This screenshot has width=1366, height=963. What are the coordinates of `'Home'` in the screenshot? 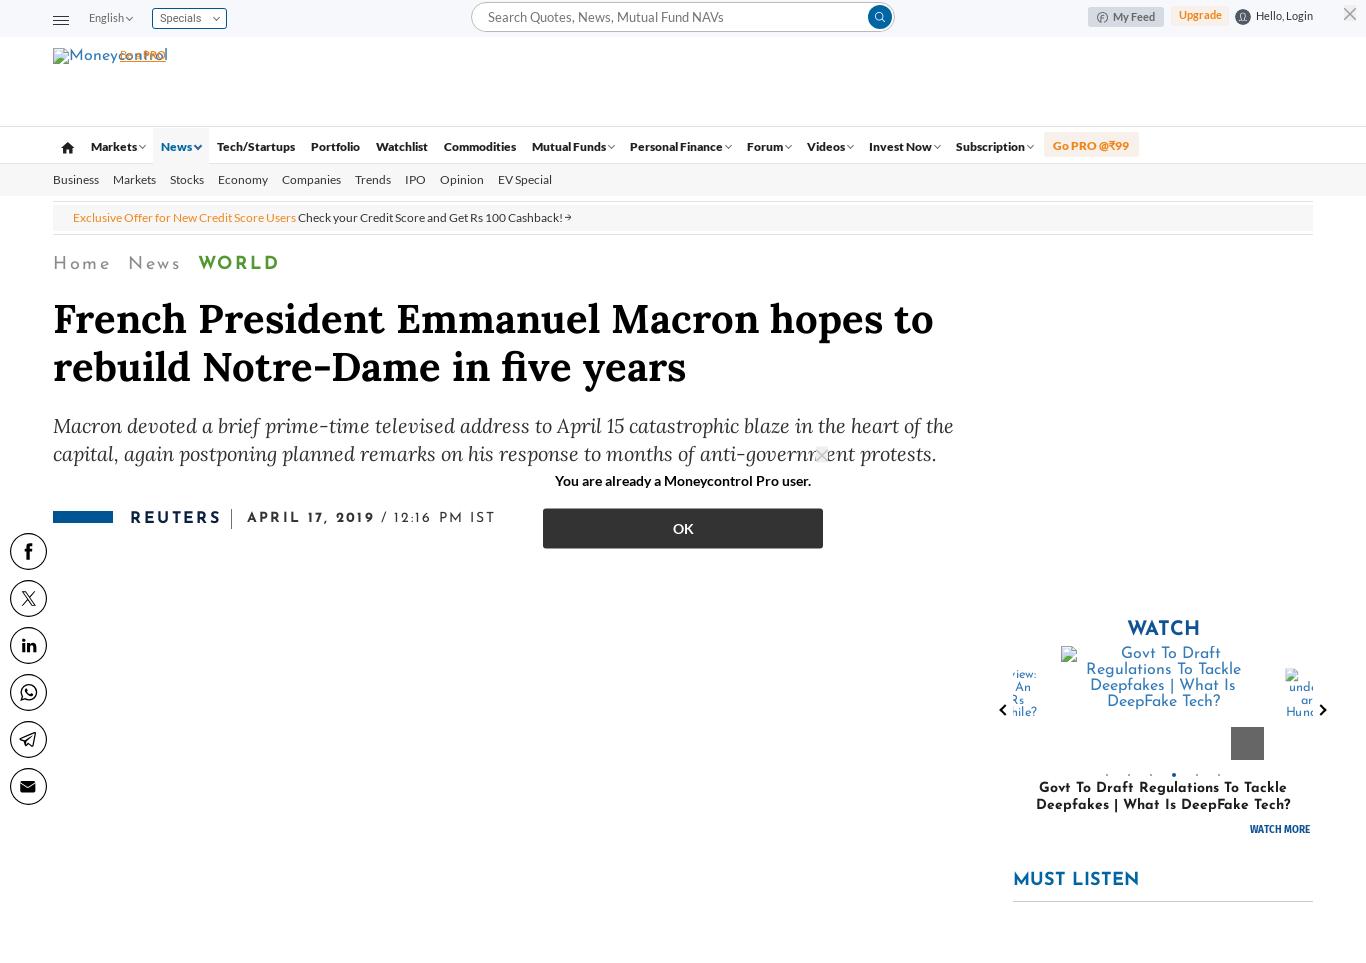 It's located at (81, 263).